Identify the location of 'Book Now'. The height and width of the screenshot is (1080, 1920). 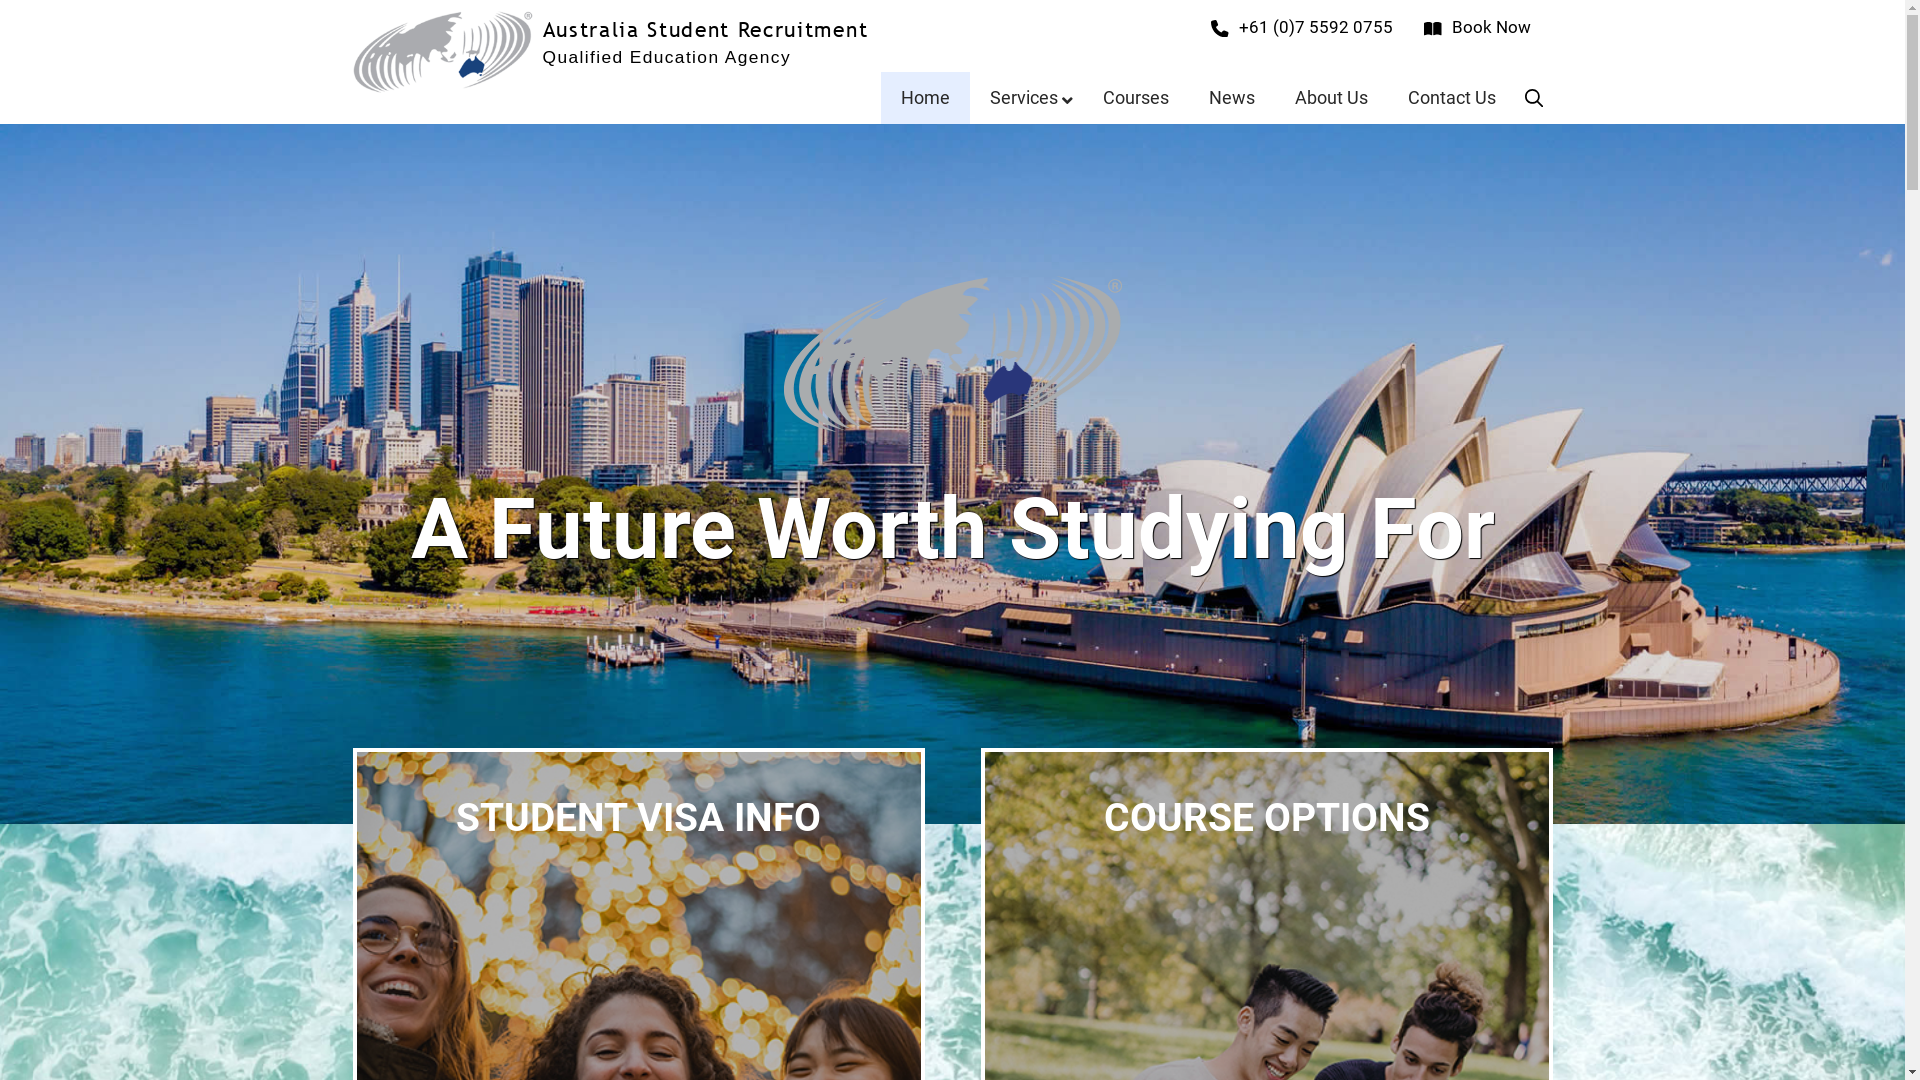
(1477, 27).